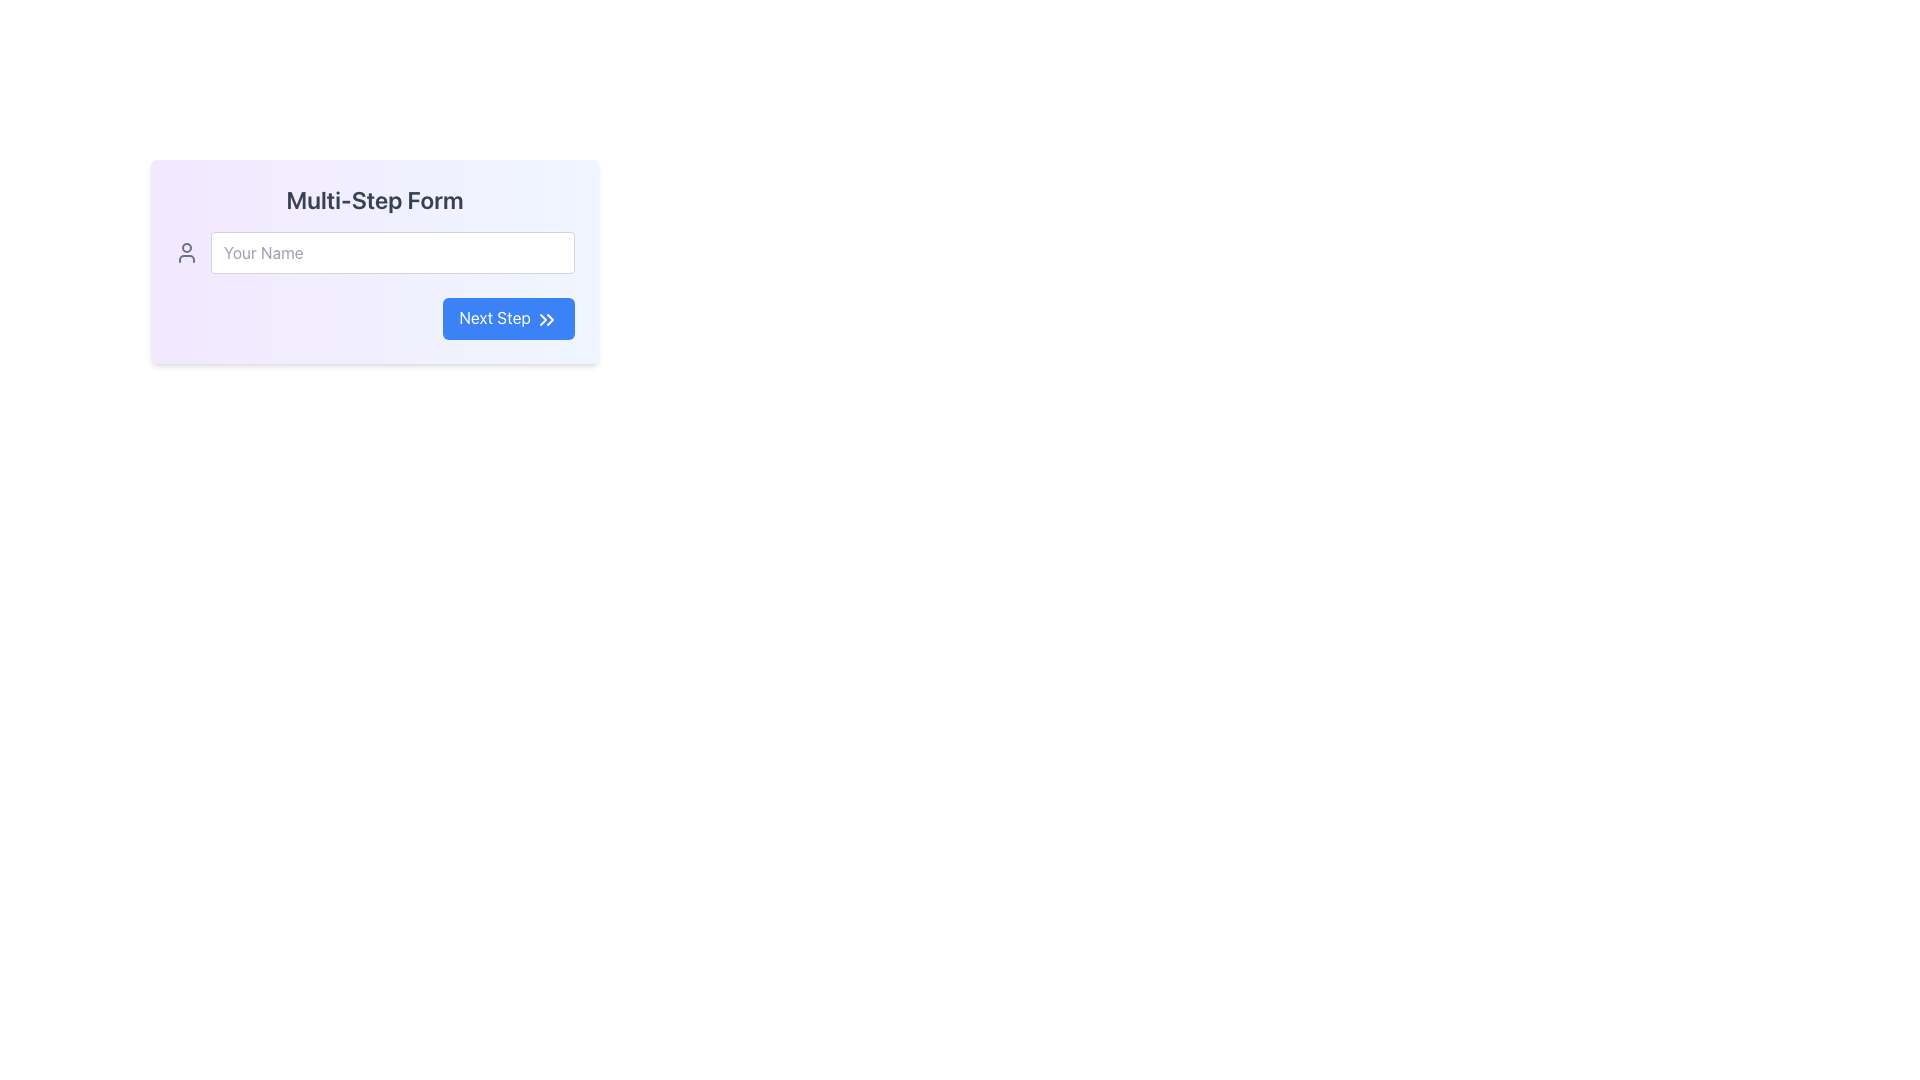 Image resolution: width=1920 pixels, height=1080 pixels. Describe the element at coordinates (187, 252) in the screenshot. I see `the user icon, which is a minimalistic outline-style icon with a circular head and shoulders, located to the left of the 'Your Name' text input field` at that location.